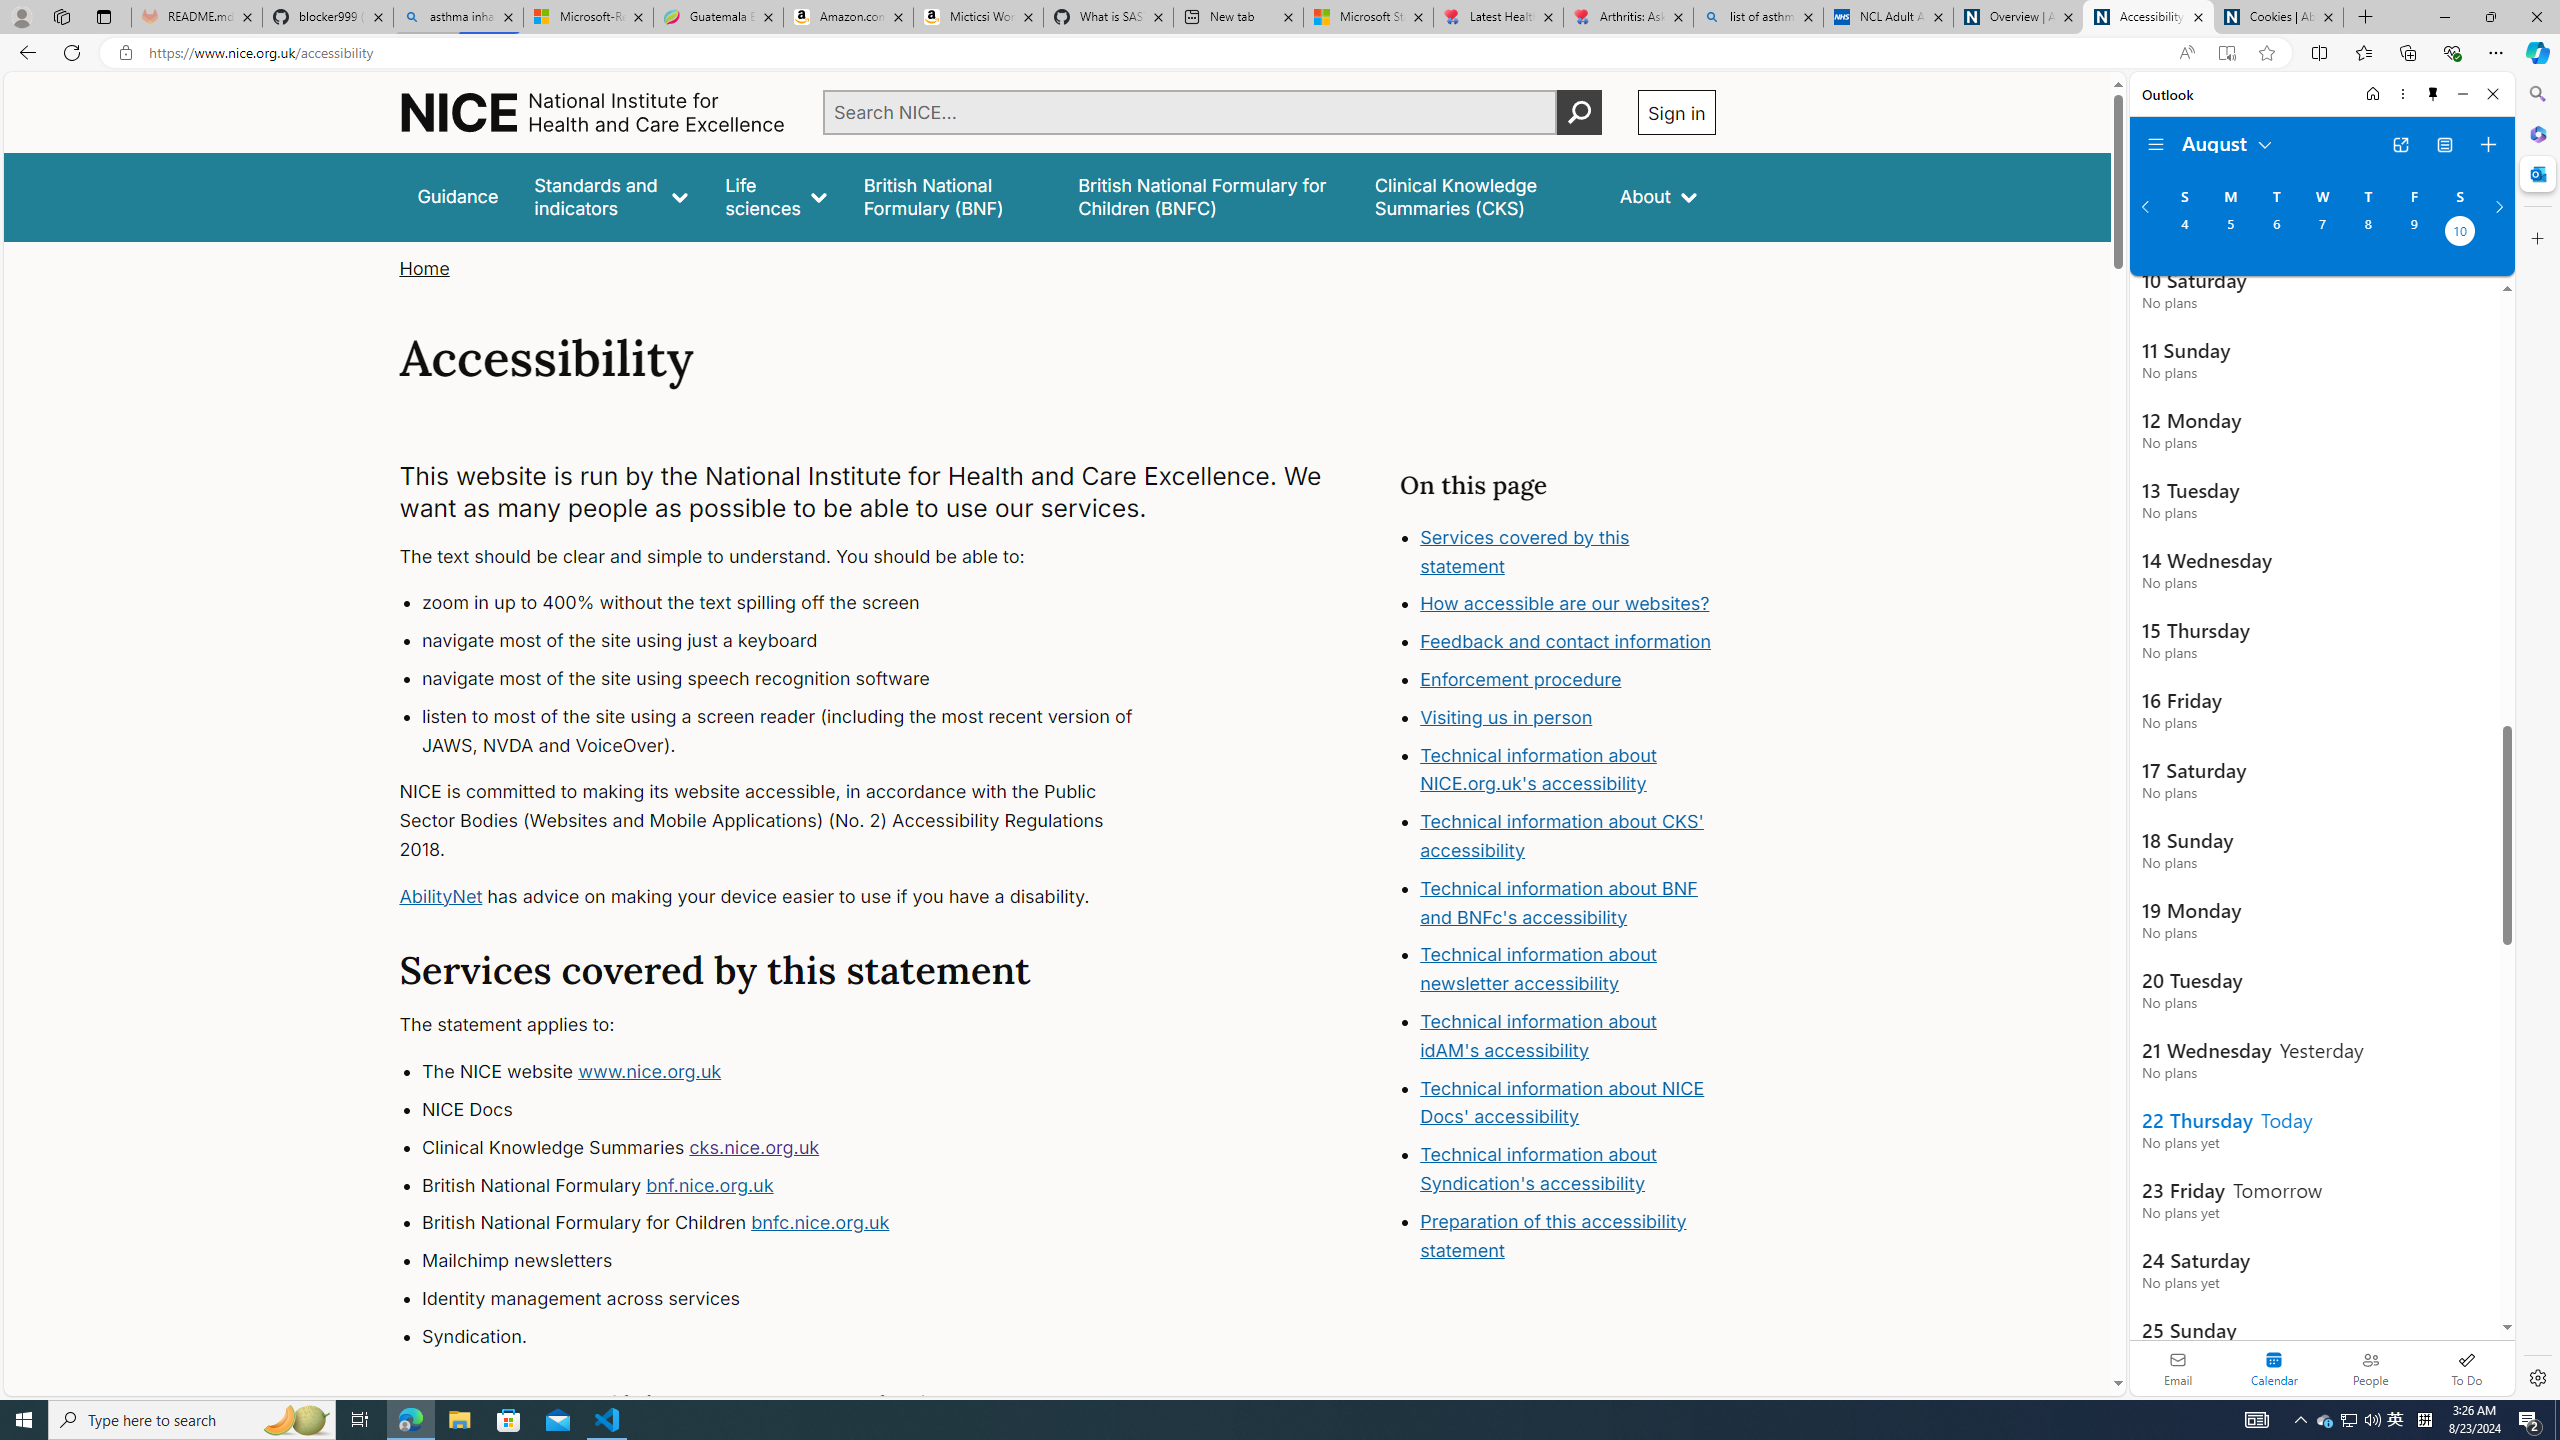 The width and height of the screenshot is (2560, 1440). Describe the element at coordinates (1537, 1168) in the screenshot. I see `'Technical information about Syndication'` at that location.